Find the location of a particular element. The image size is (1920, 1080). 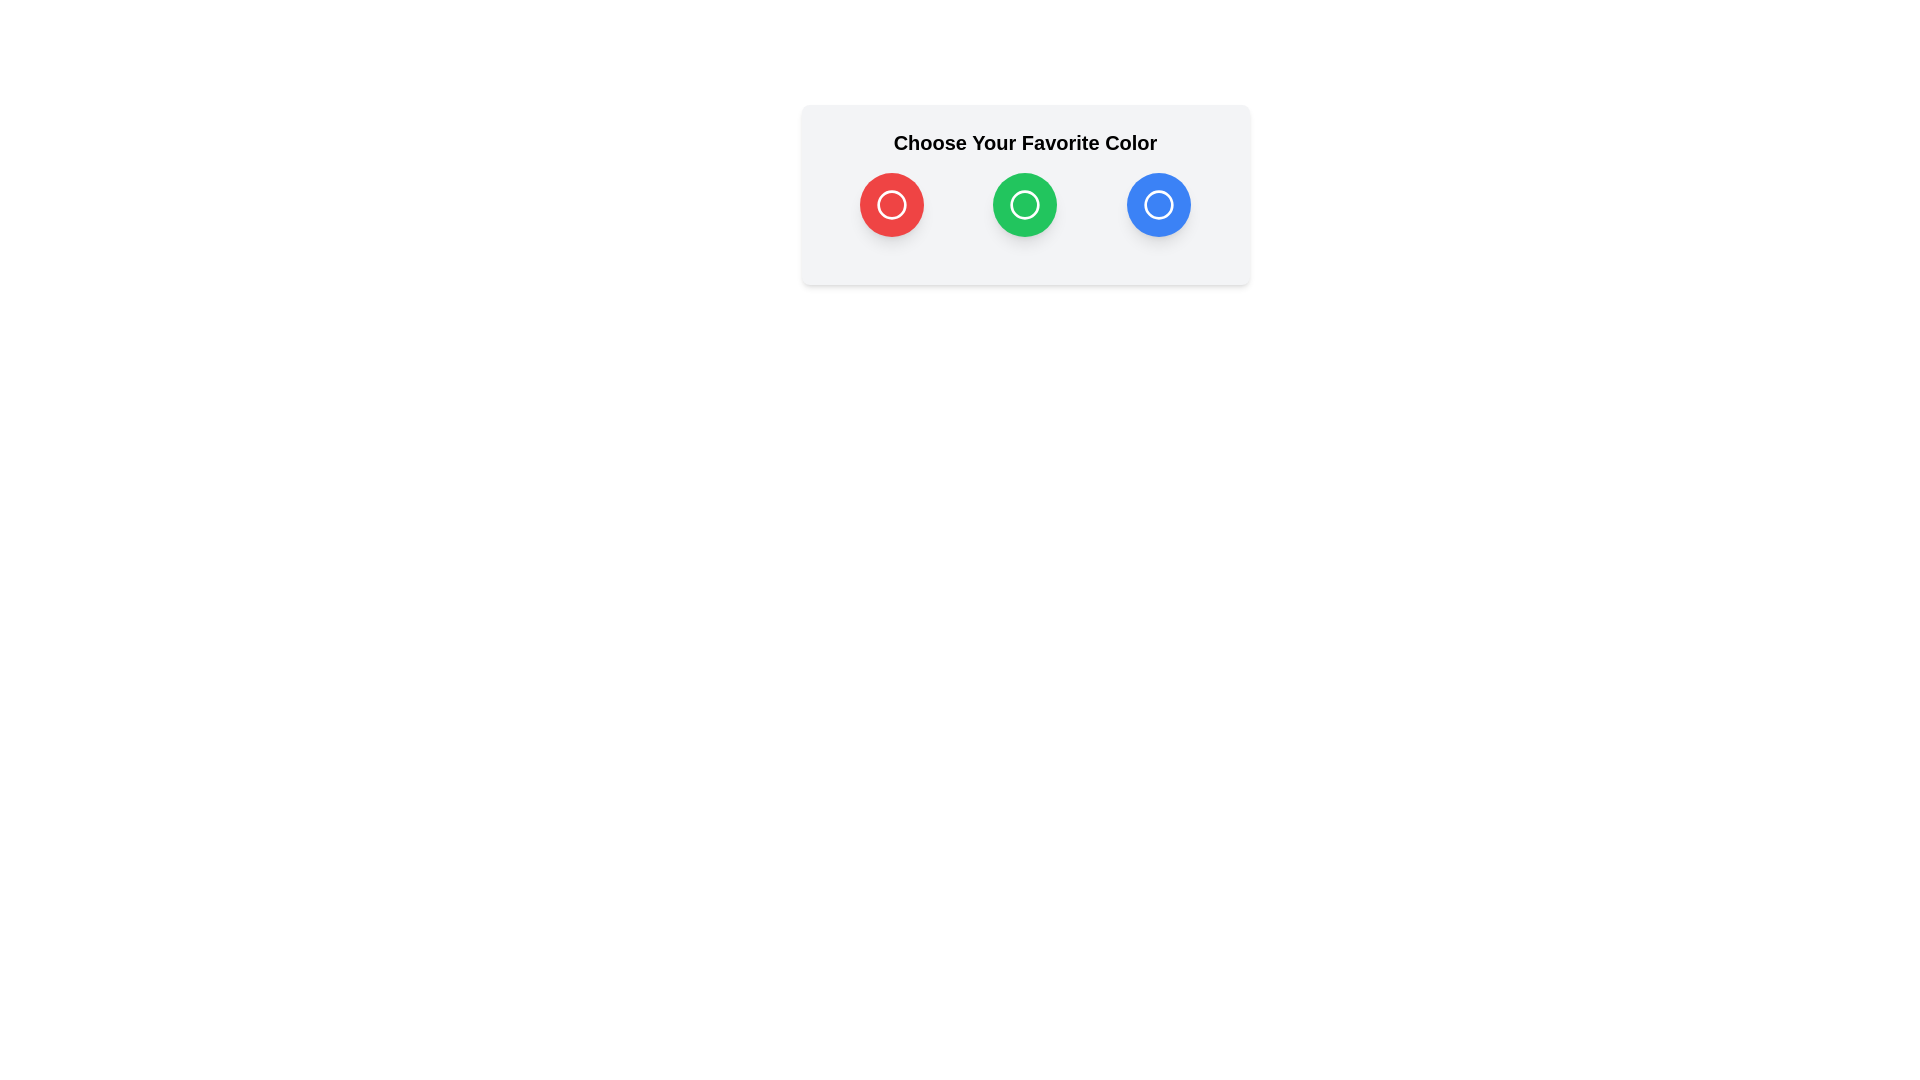

the color Blue from the options available is located at coordinates (1158, 204).